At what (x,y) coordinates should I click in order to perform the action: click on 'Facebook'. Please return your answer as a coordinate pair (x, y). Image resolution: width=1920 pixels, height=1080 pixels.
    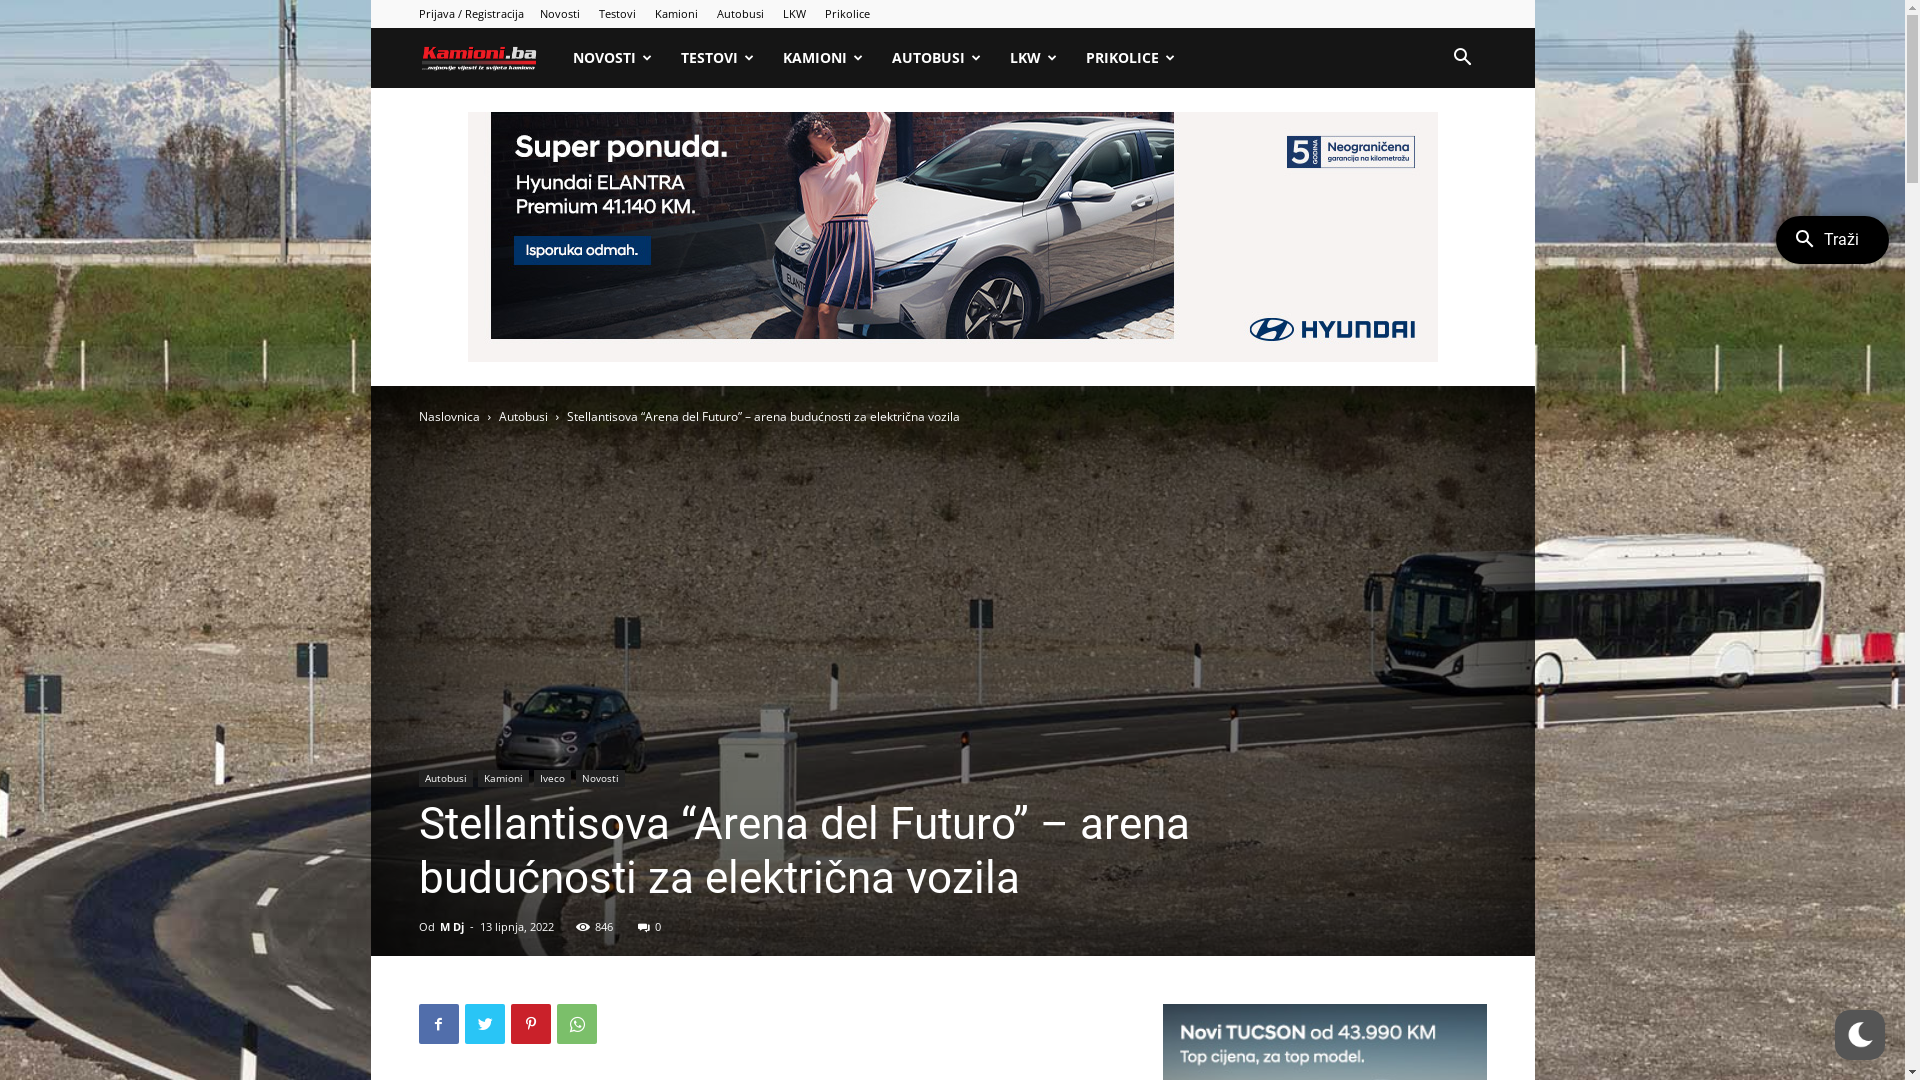
    Looking at the image, I should click on (436, 1023).